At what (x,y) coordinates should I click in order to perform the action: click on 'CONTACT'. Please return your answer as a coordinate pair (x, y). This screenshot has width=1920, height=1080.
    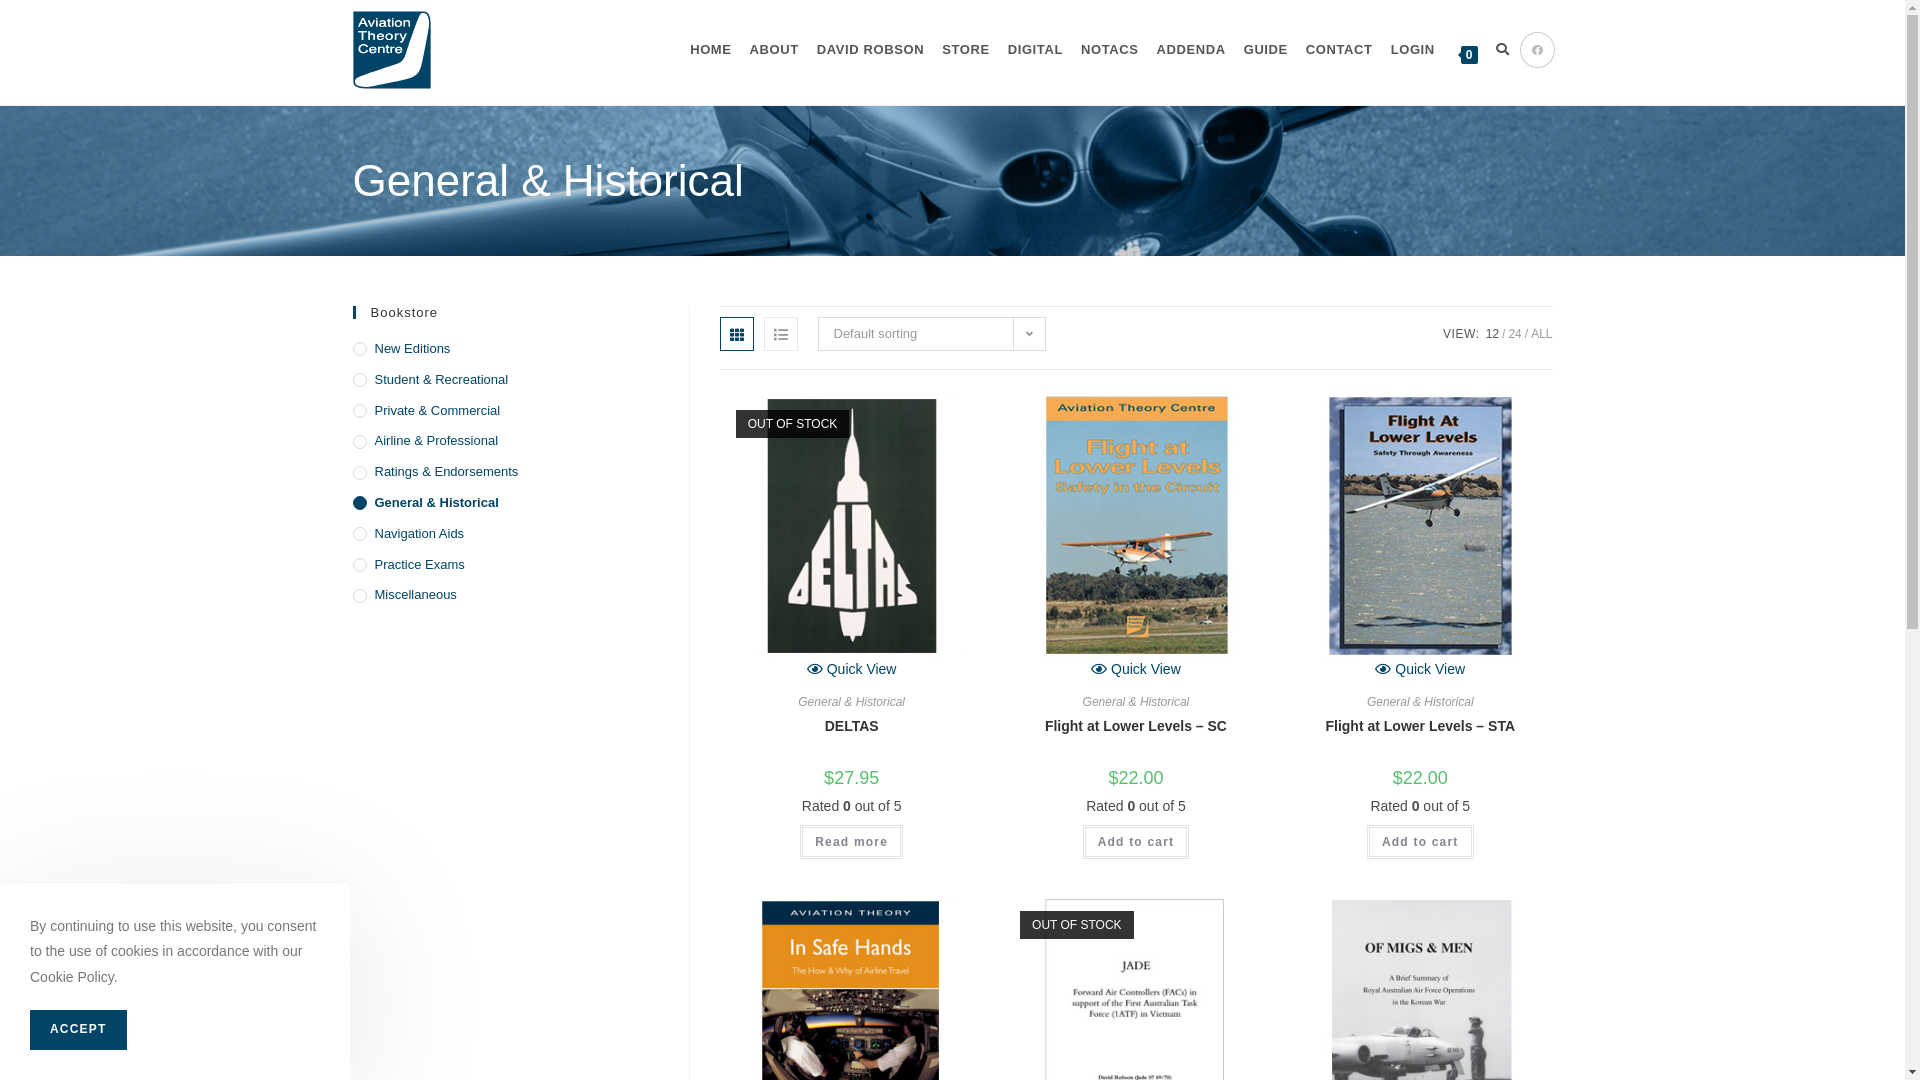
    Looking at the image, I should click on (1339, 49).